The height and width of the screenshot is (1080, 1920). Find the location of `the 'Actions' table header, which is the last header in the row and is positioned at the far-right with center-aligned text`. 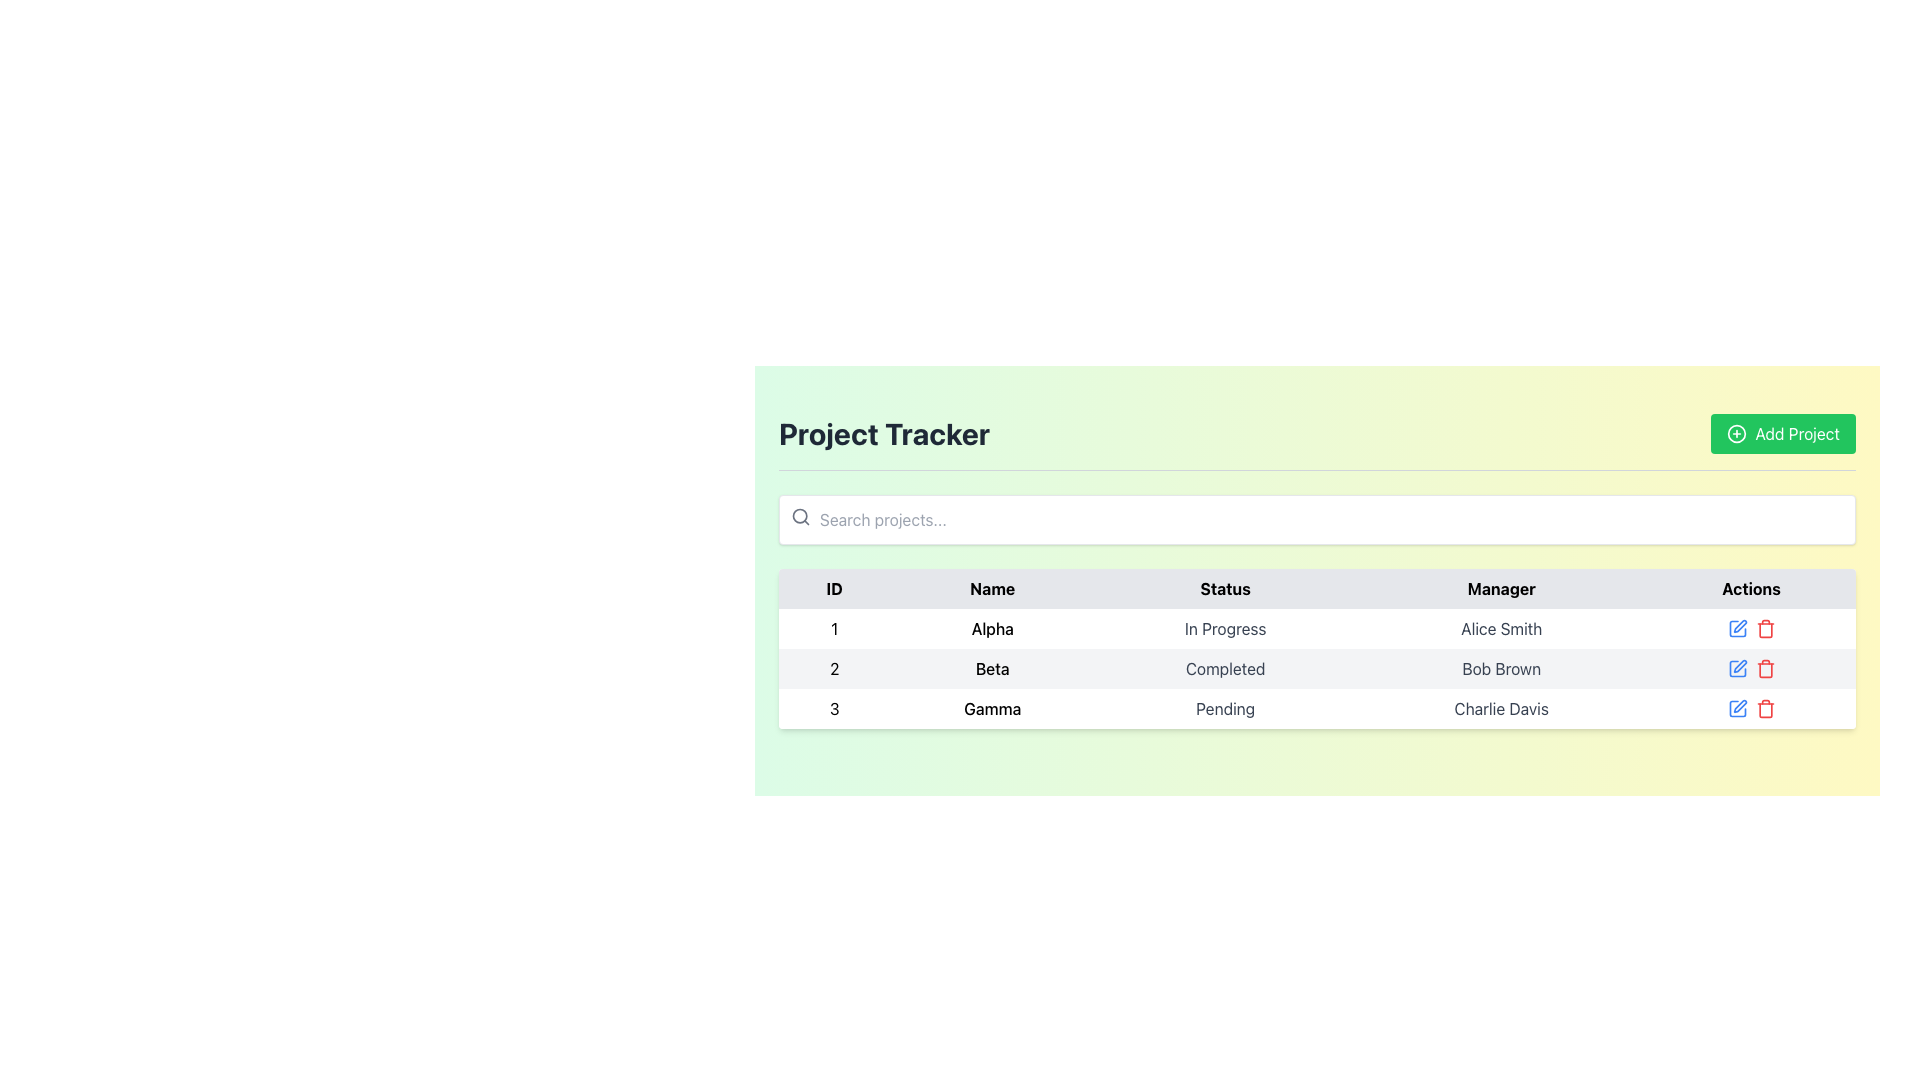

the 'Actions' table header, which is the last header in the row and is positioned at the far-right with center-aligned text is located at coordinates (1750, 588).